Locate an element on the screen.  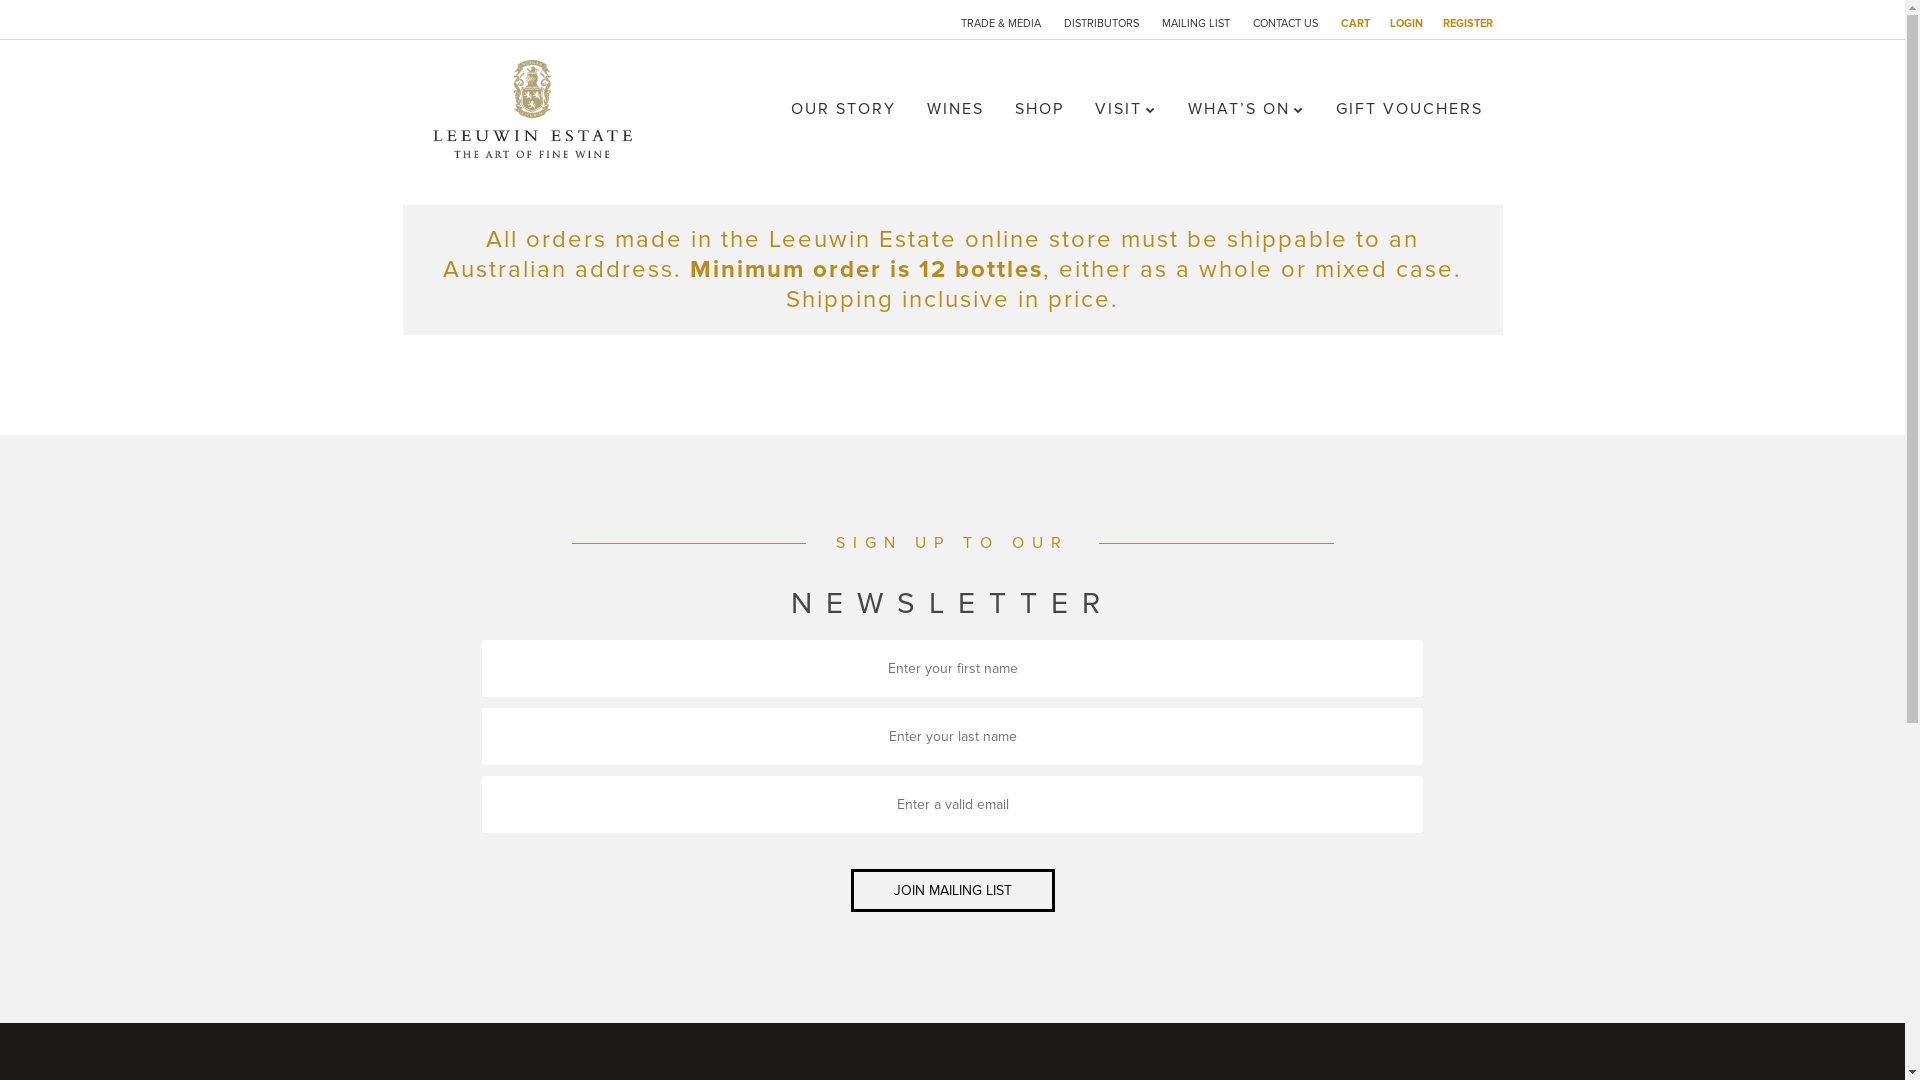
'SHOP' is located at coordinates (1039, 108).